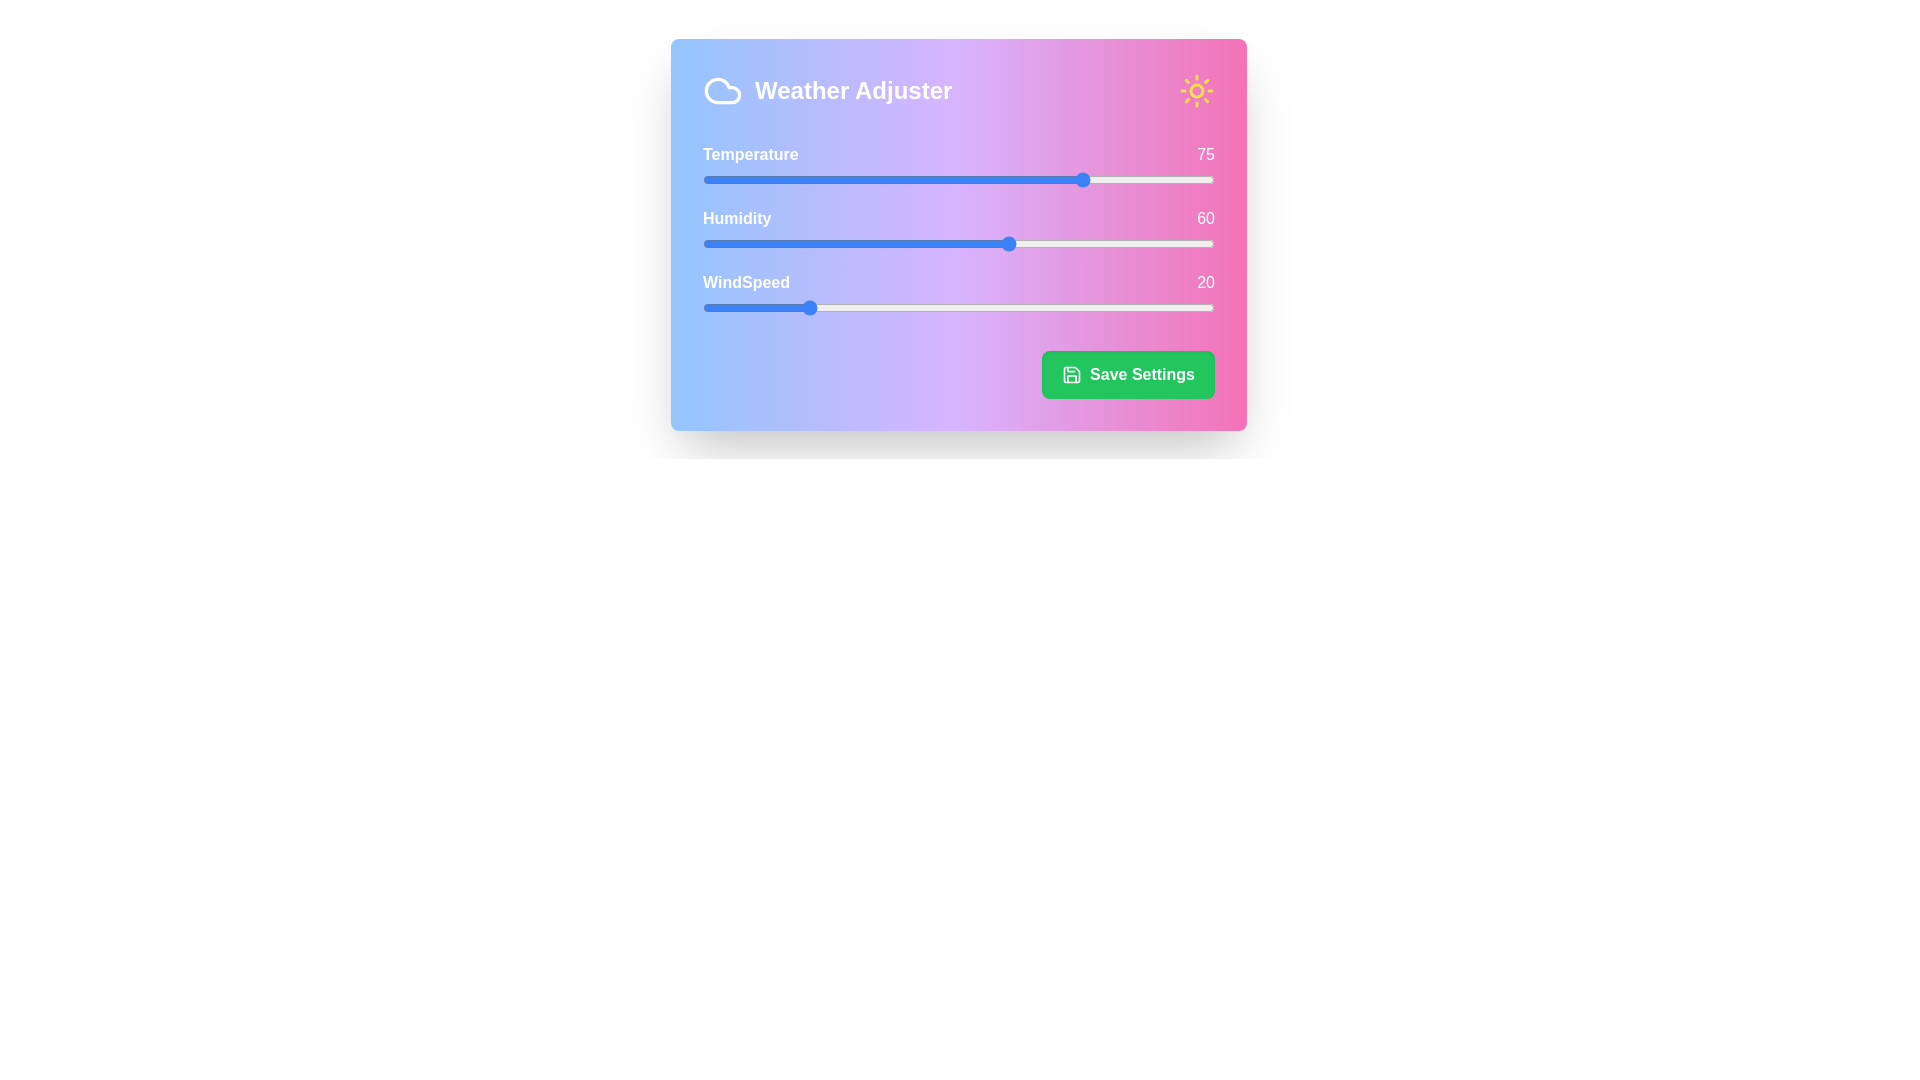 This screenshot has width=1920, height=1080. What do you see at coordinates (1015, 308) in the screenshot?
I see `the wind speed` at bounding box center [1015, 308].